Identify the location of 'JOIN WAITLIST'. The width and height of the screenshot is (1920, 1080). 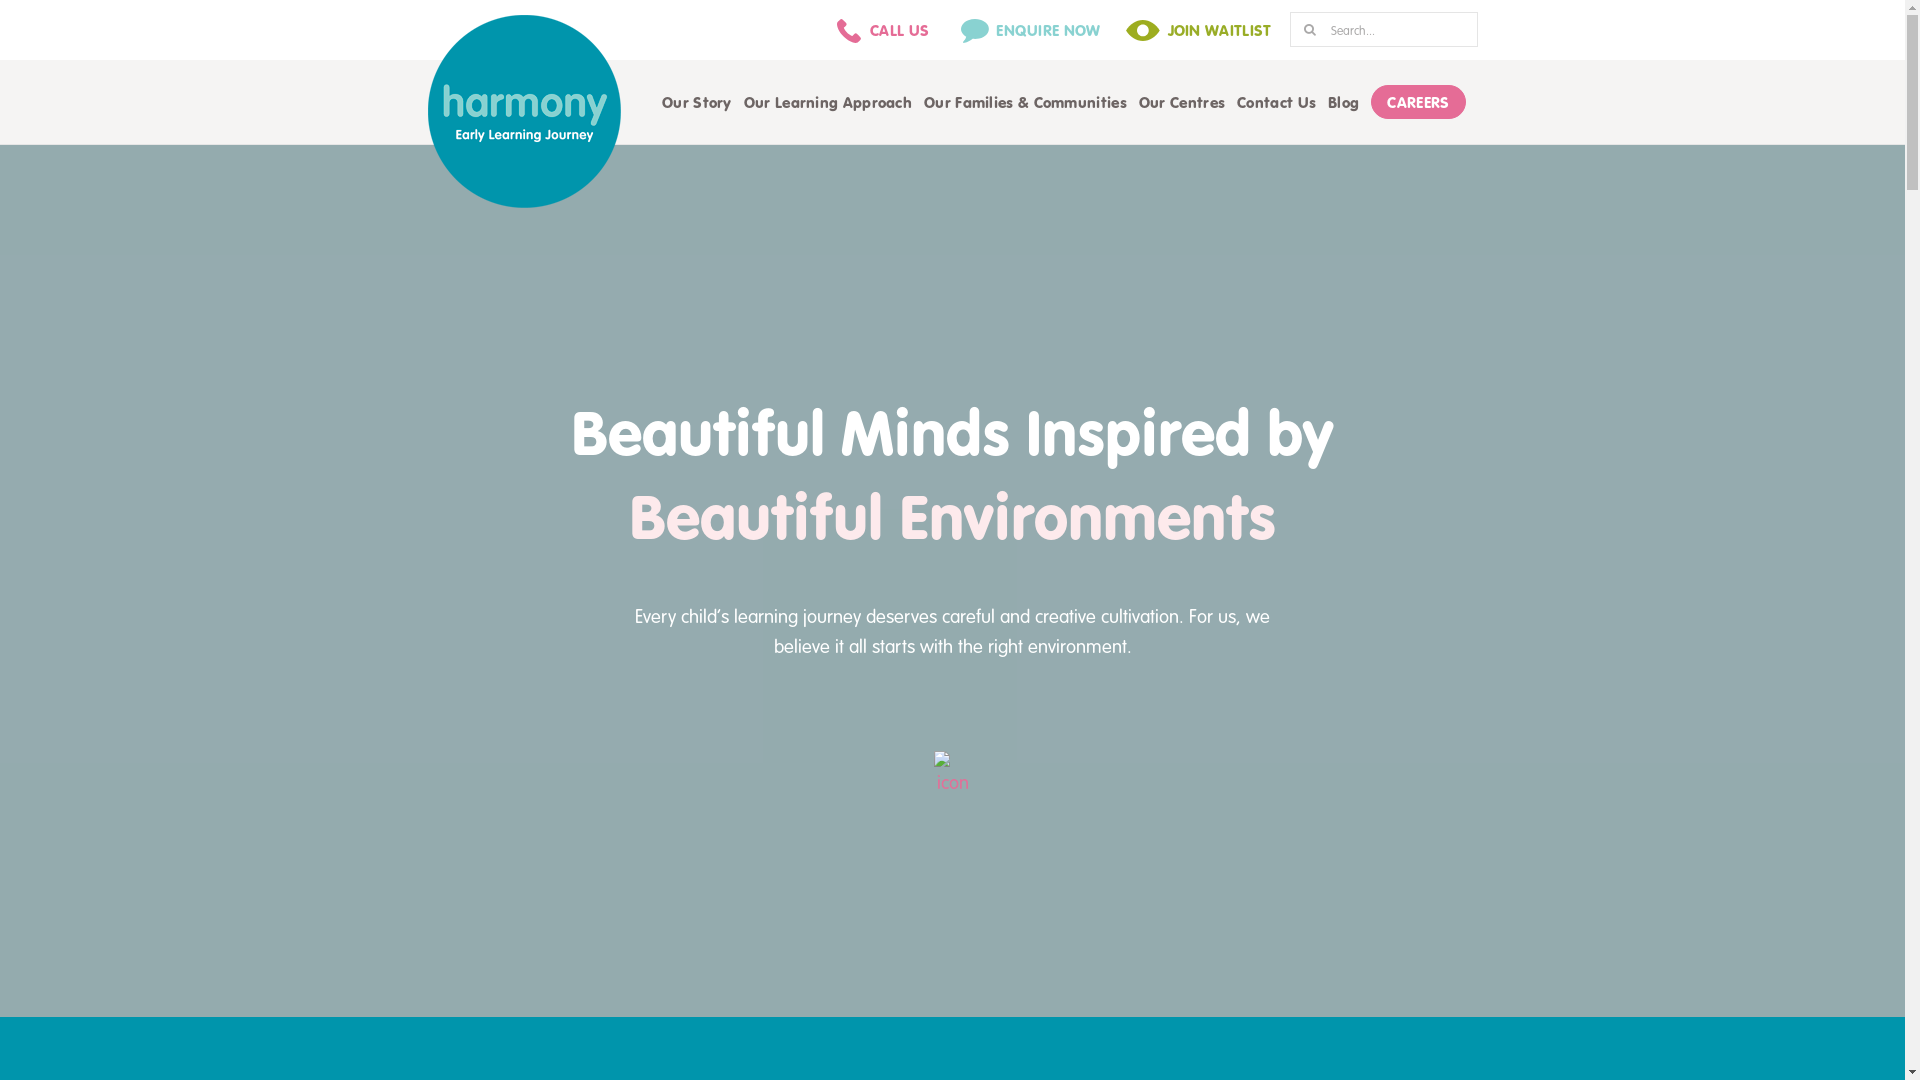
(1199, 30).